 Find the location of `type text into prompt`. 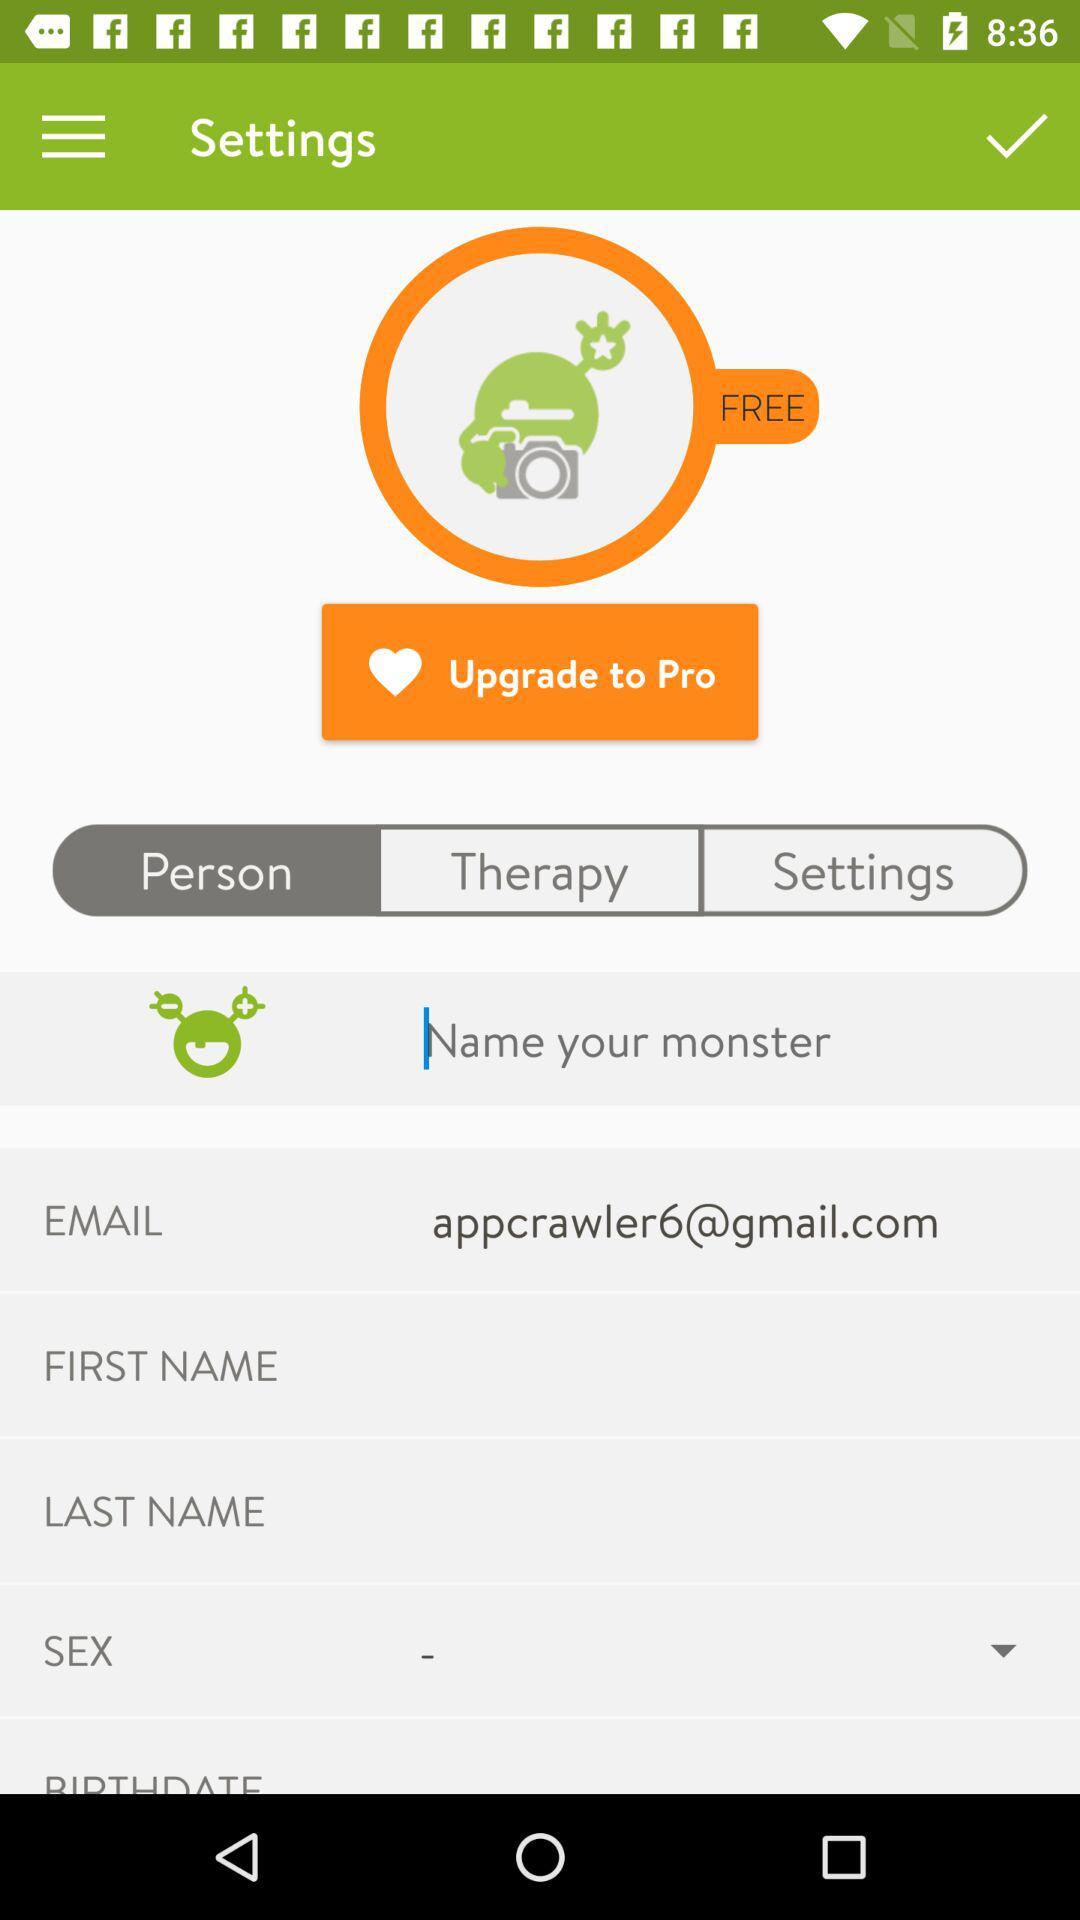

type text into prompt is located at coordinates (732, 1038).